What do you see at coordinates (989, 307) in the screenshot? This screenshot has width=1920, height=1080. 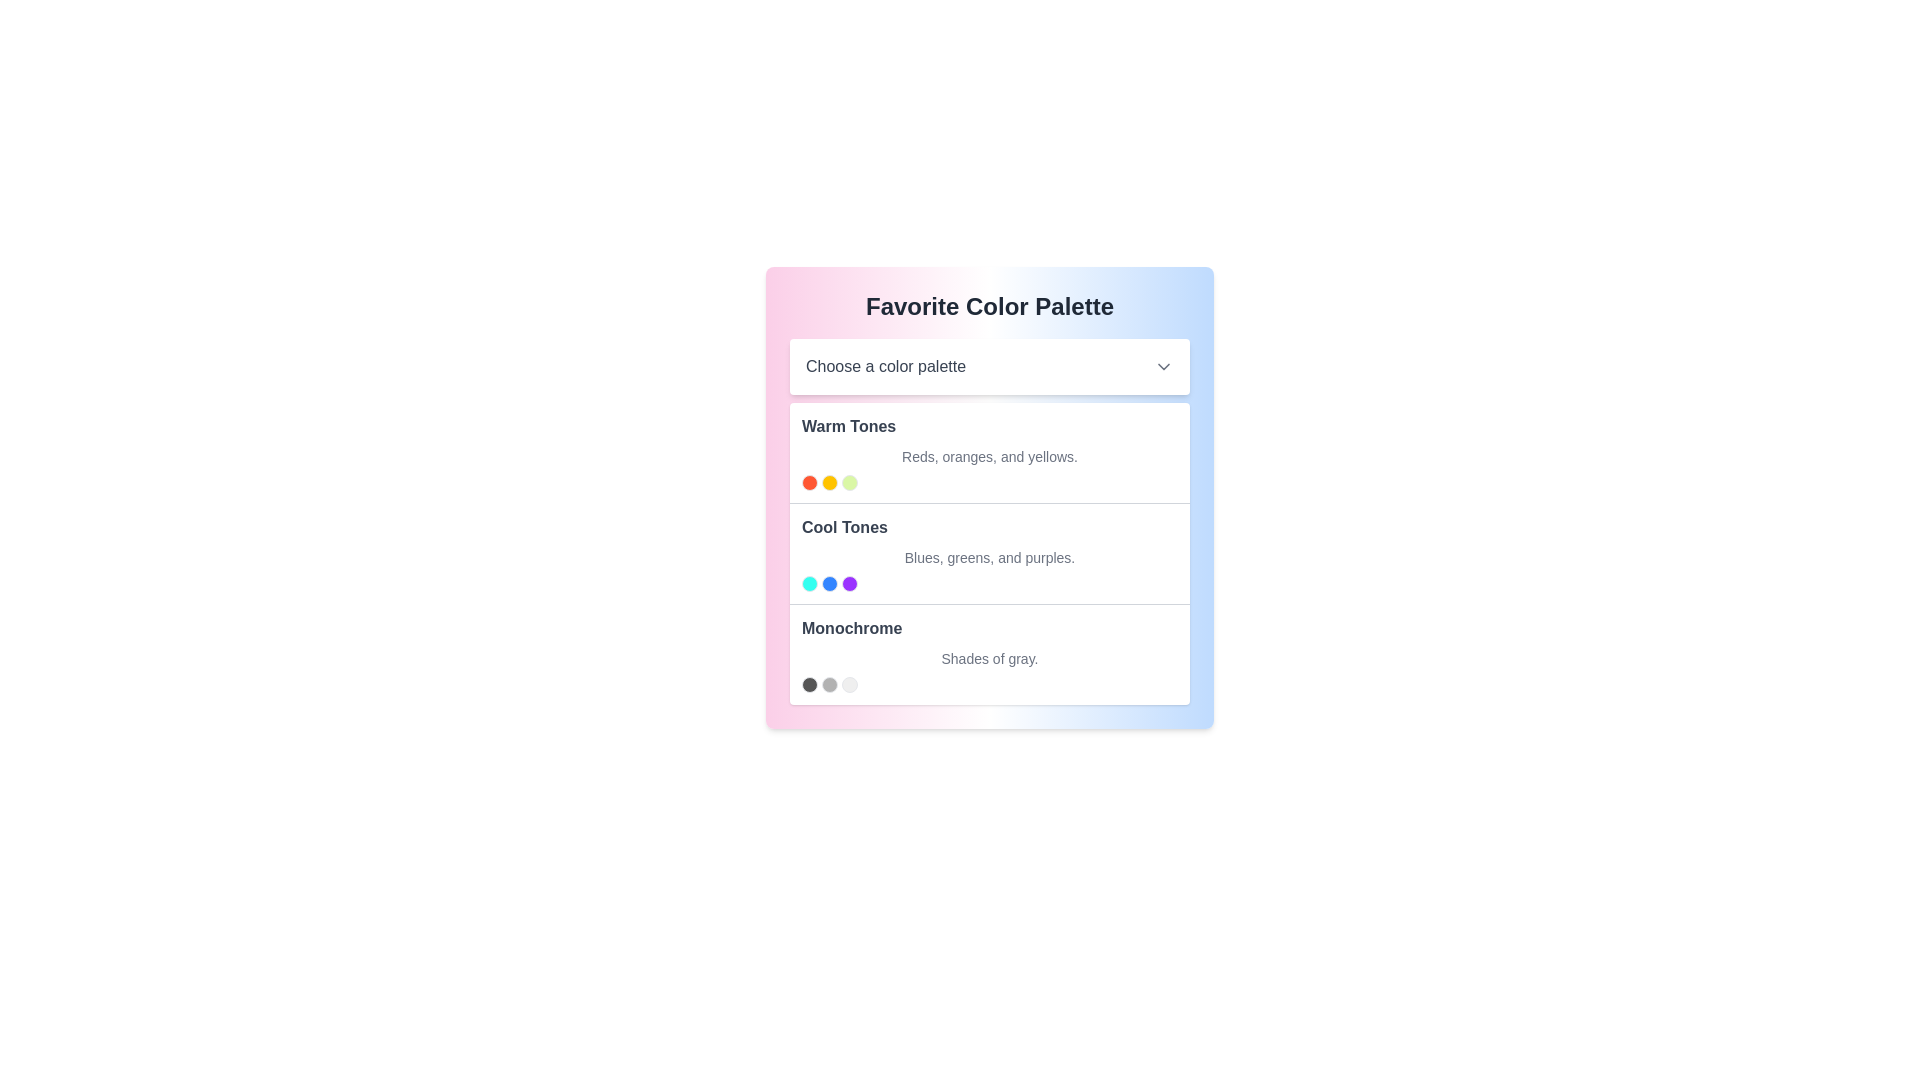 I see `the text label that serves as a heading for the section related to selecting color palettes to potentially display additional information if tooltips are supported` at bounding box center [989, 307].